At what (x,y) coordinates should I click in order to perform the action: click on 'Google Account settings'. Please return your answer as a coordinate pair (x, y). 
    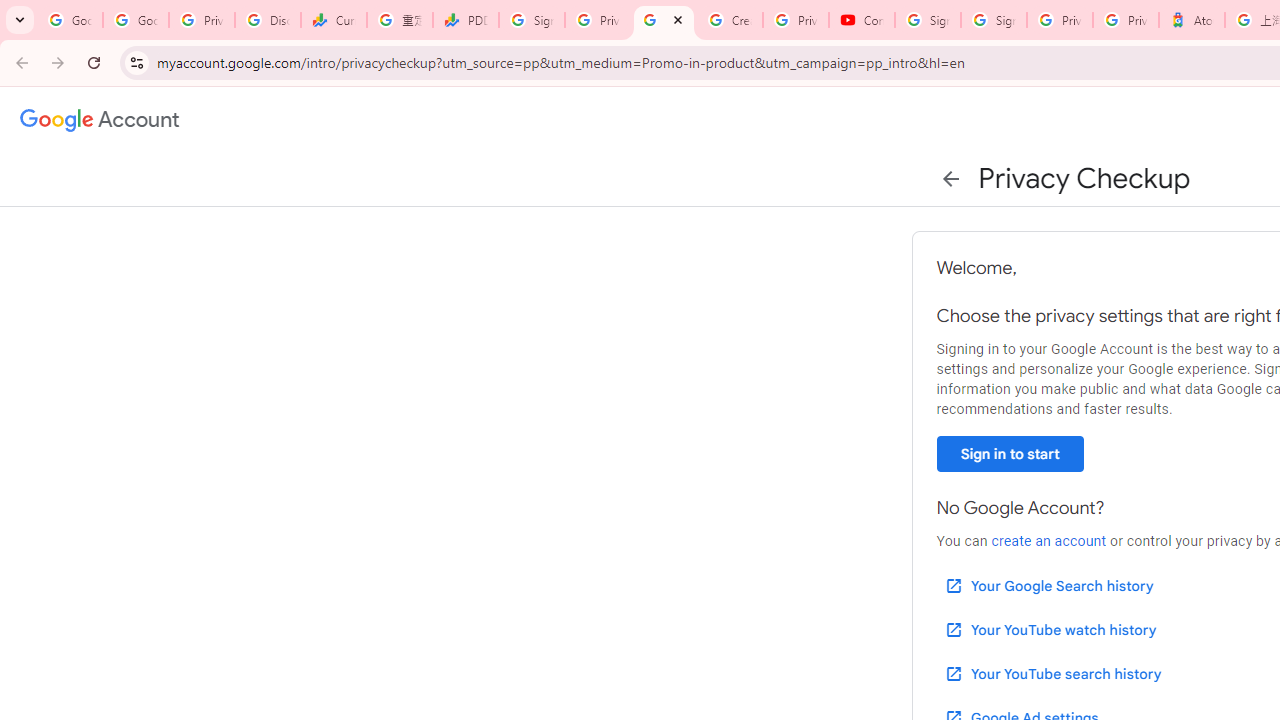
    Looking at the image, I should click on (99, 120).